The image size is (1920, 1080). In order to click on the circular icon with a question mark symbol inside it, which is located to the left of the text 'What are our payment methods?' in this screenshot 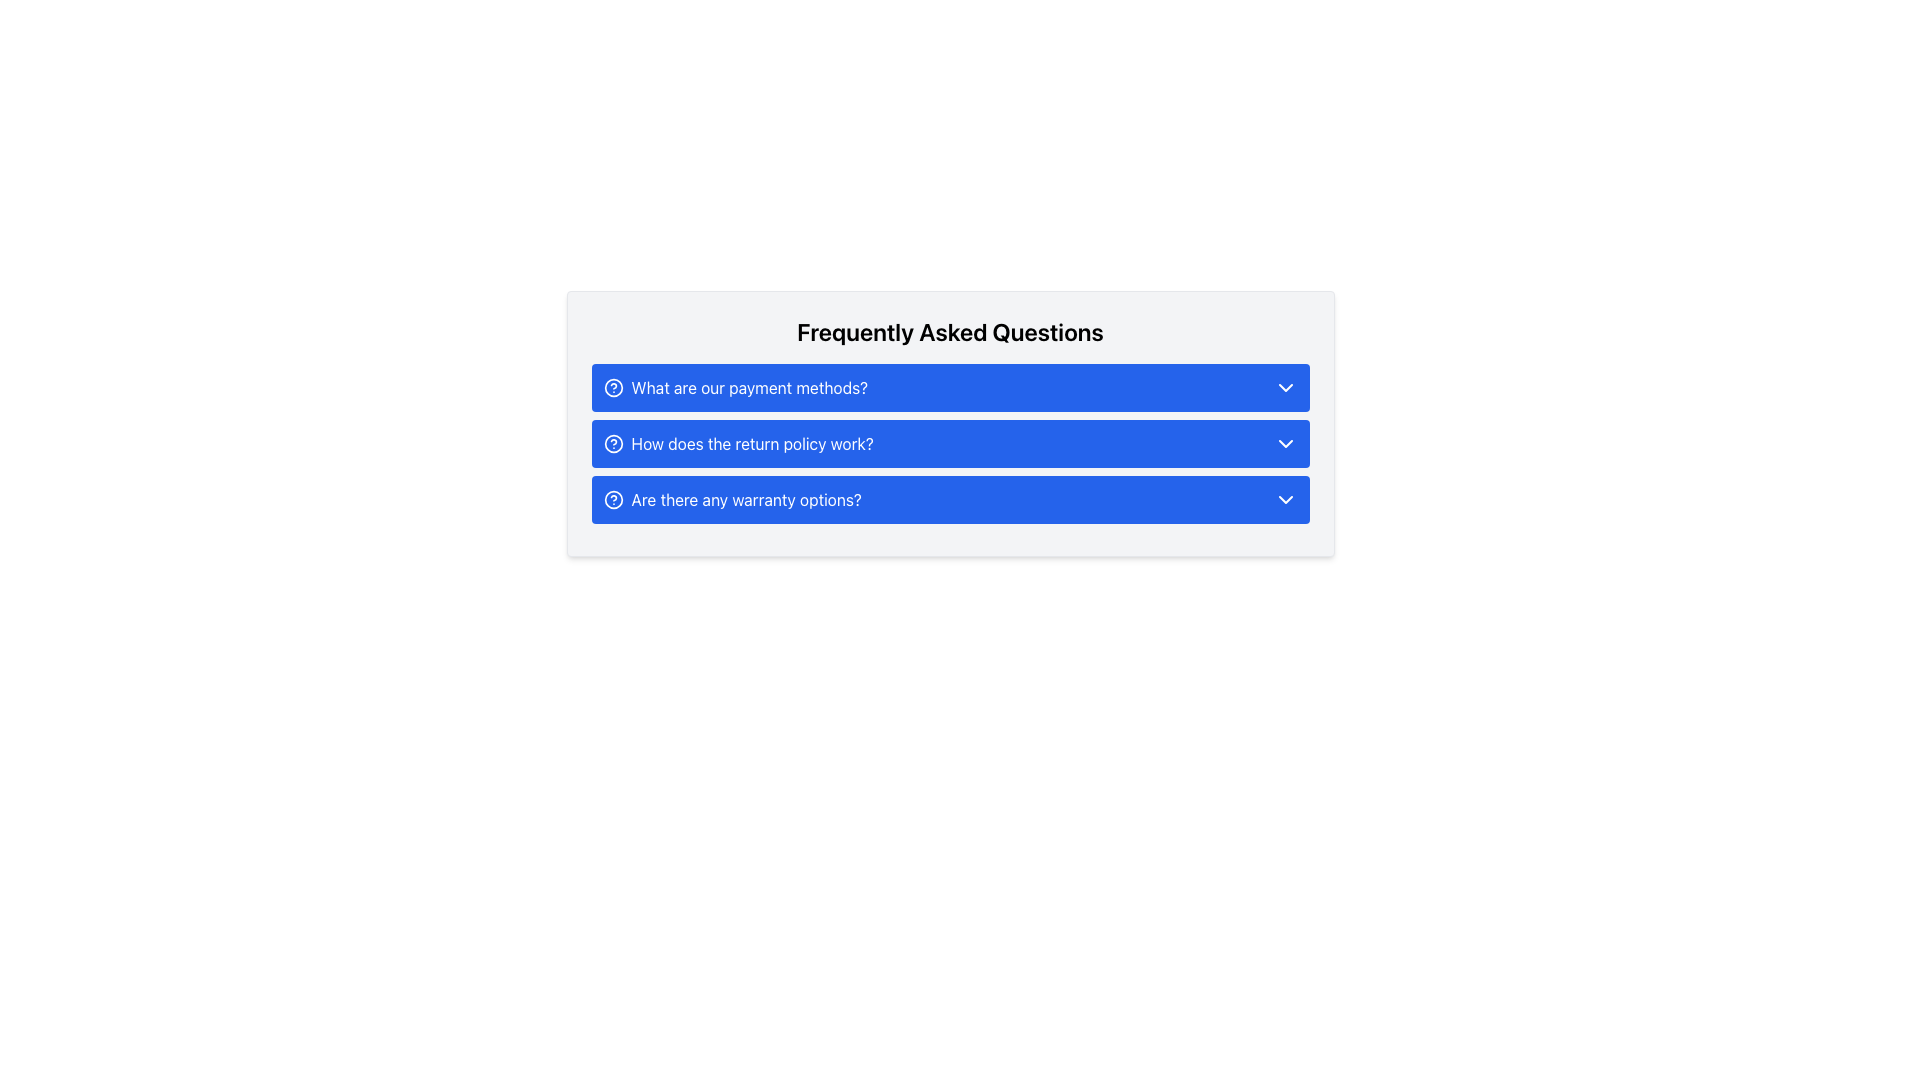, I will do `click(612, 388)`.